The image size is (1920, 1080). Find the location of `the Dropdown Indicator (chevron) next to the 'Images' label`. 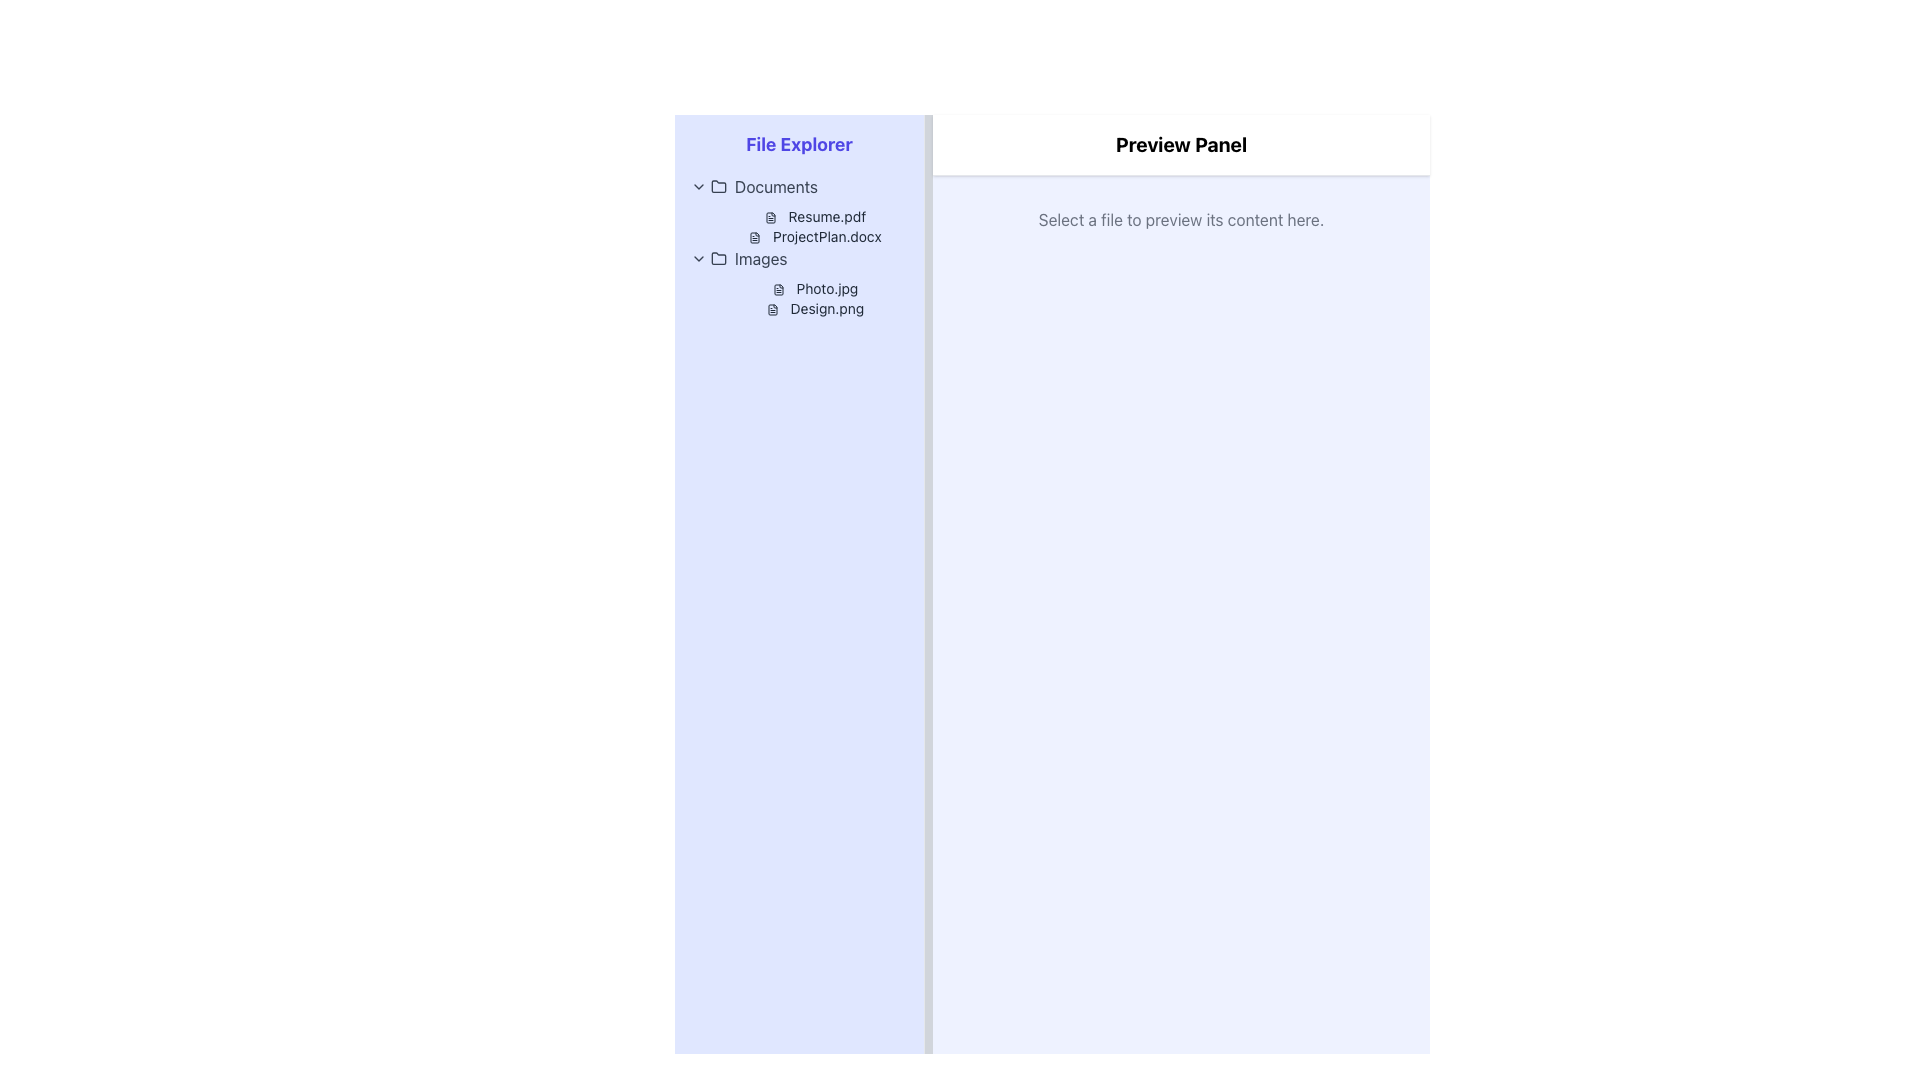

the Dropdown Indicator (chevron) next to the 'Images' label is located at coordinates (699, 257).